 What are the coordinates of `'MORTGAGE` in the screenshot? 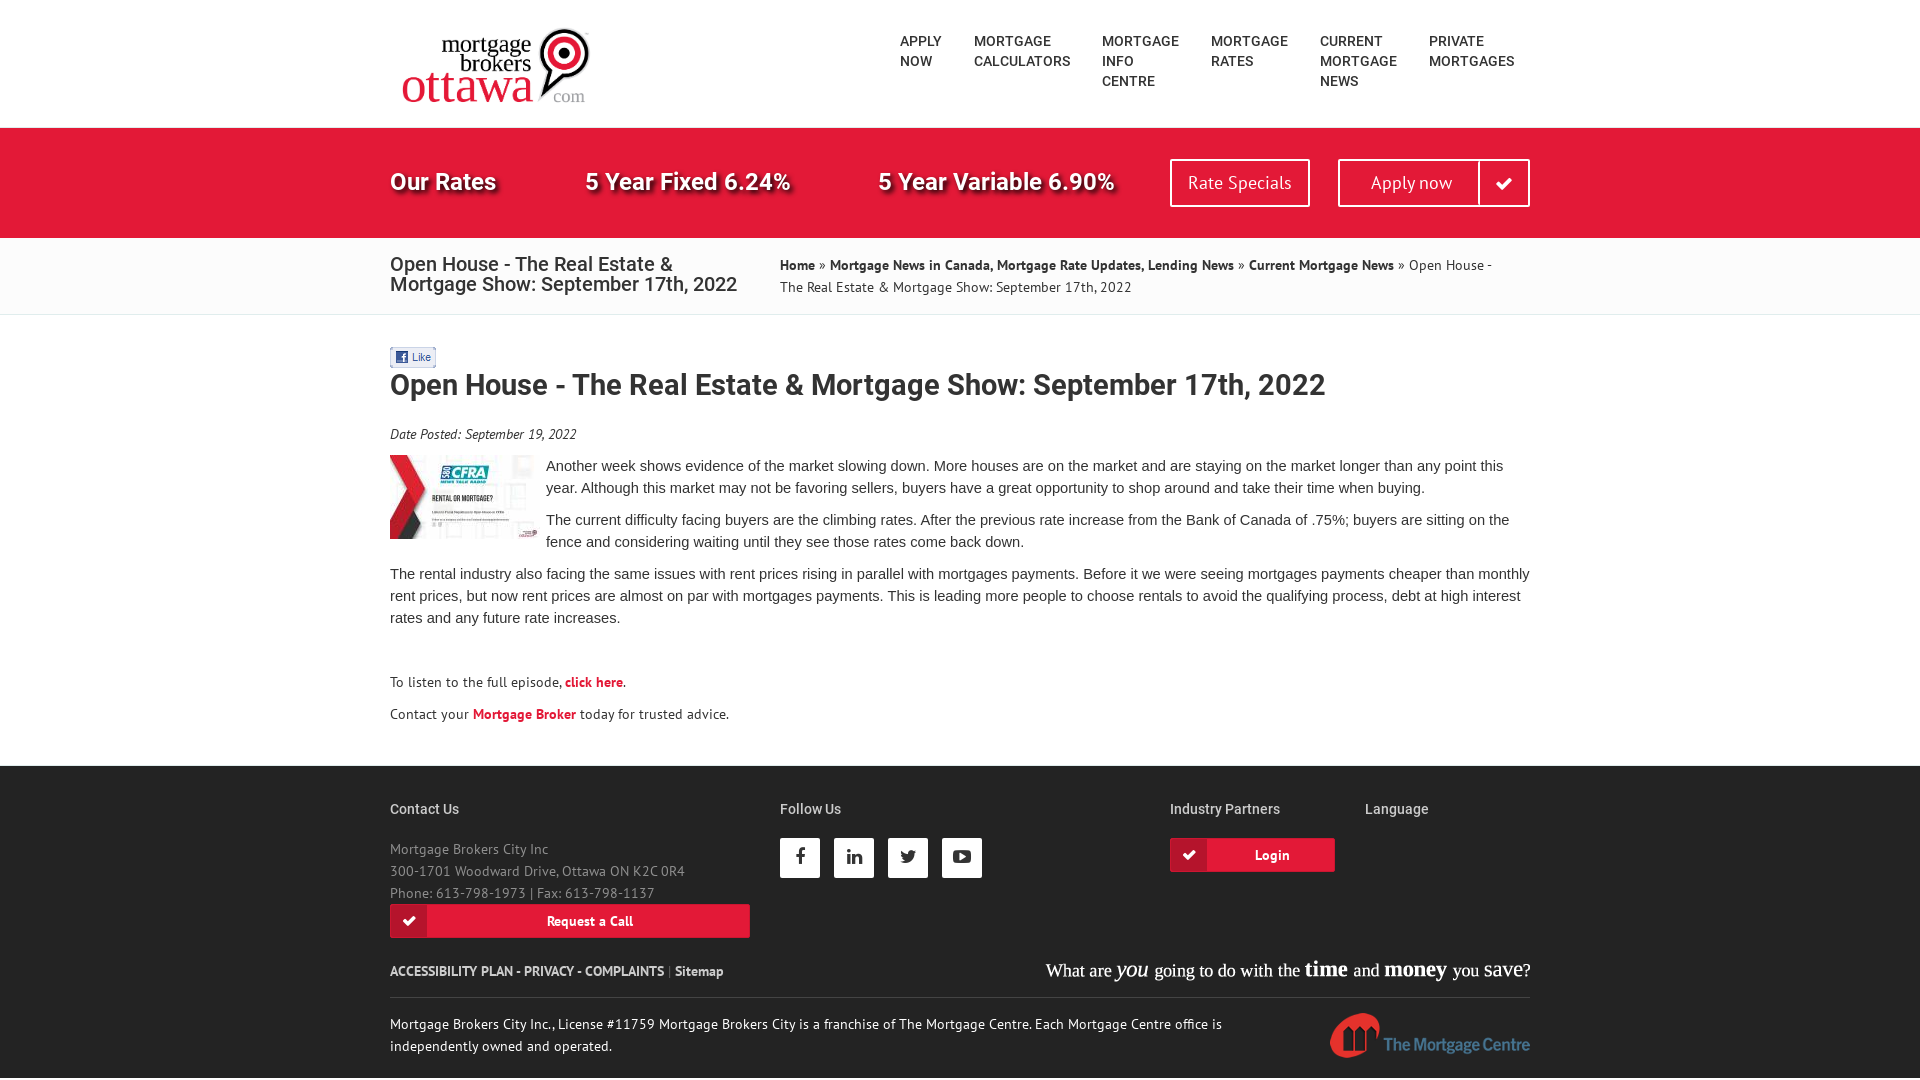 It's located at (1140, 58).